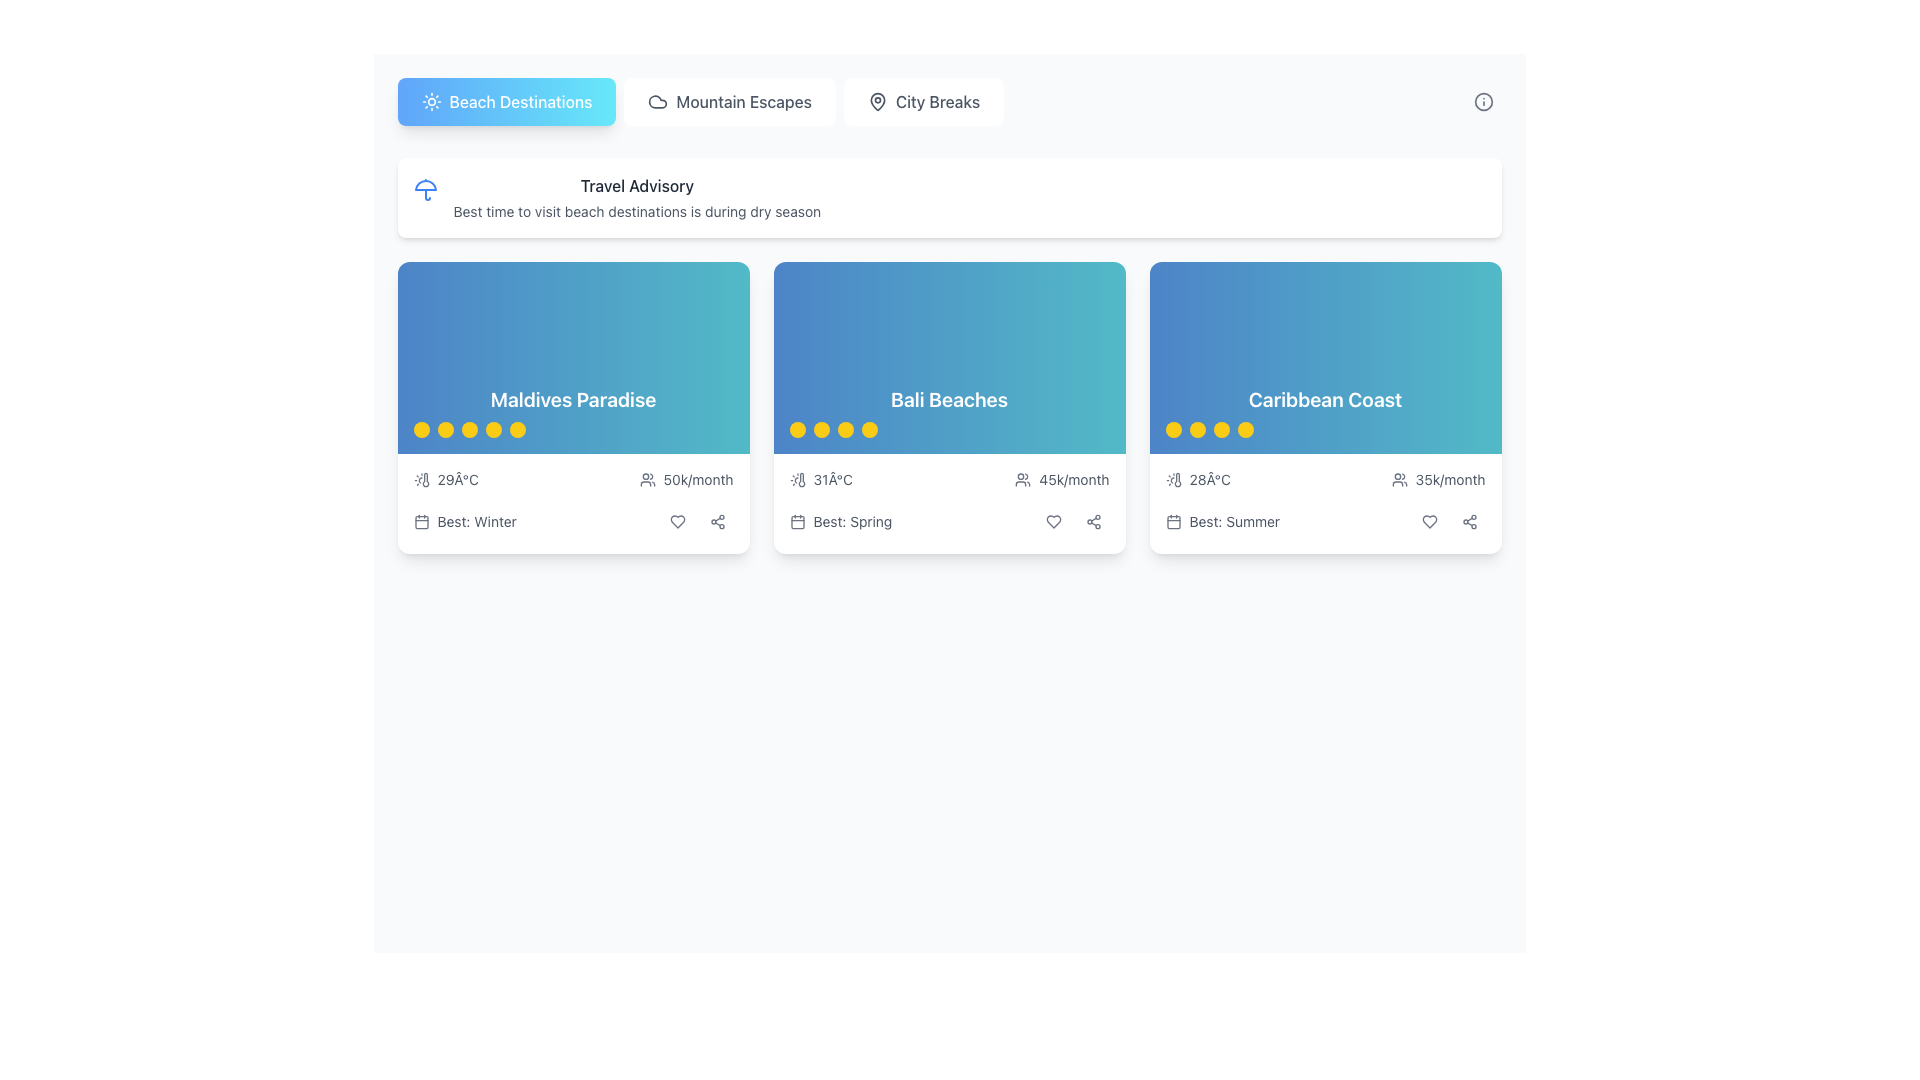  Describe the element at coordinates (468, 428) in the screenshot. I see `the third yellow circular rating indicator dot located beneath the title text "Maldives Paradise"` at that location.